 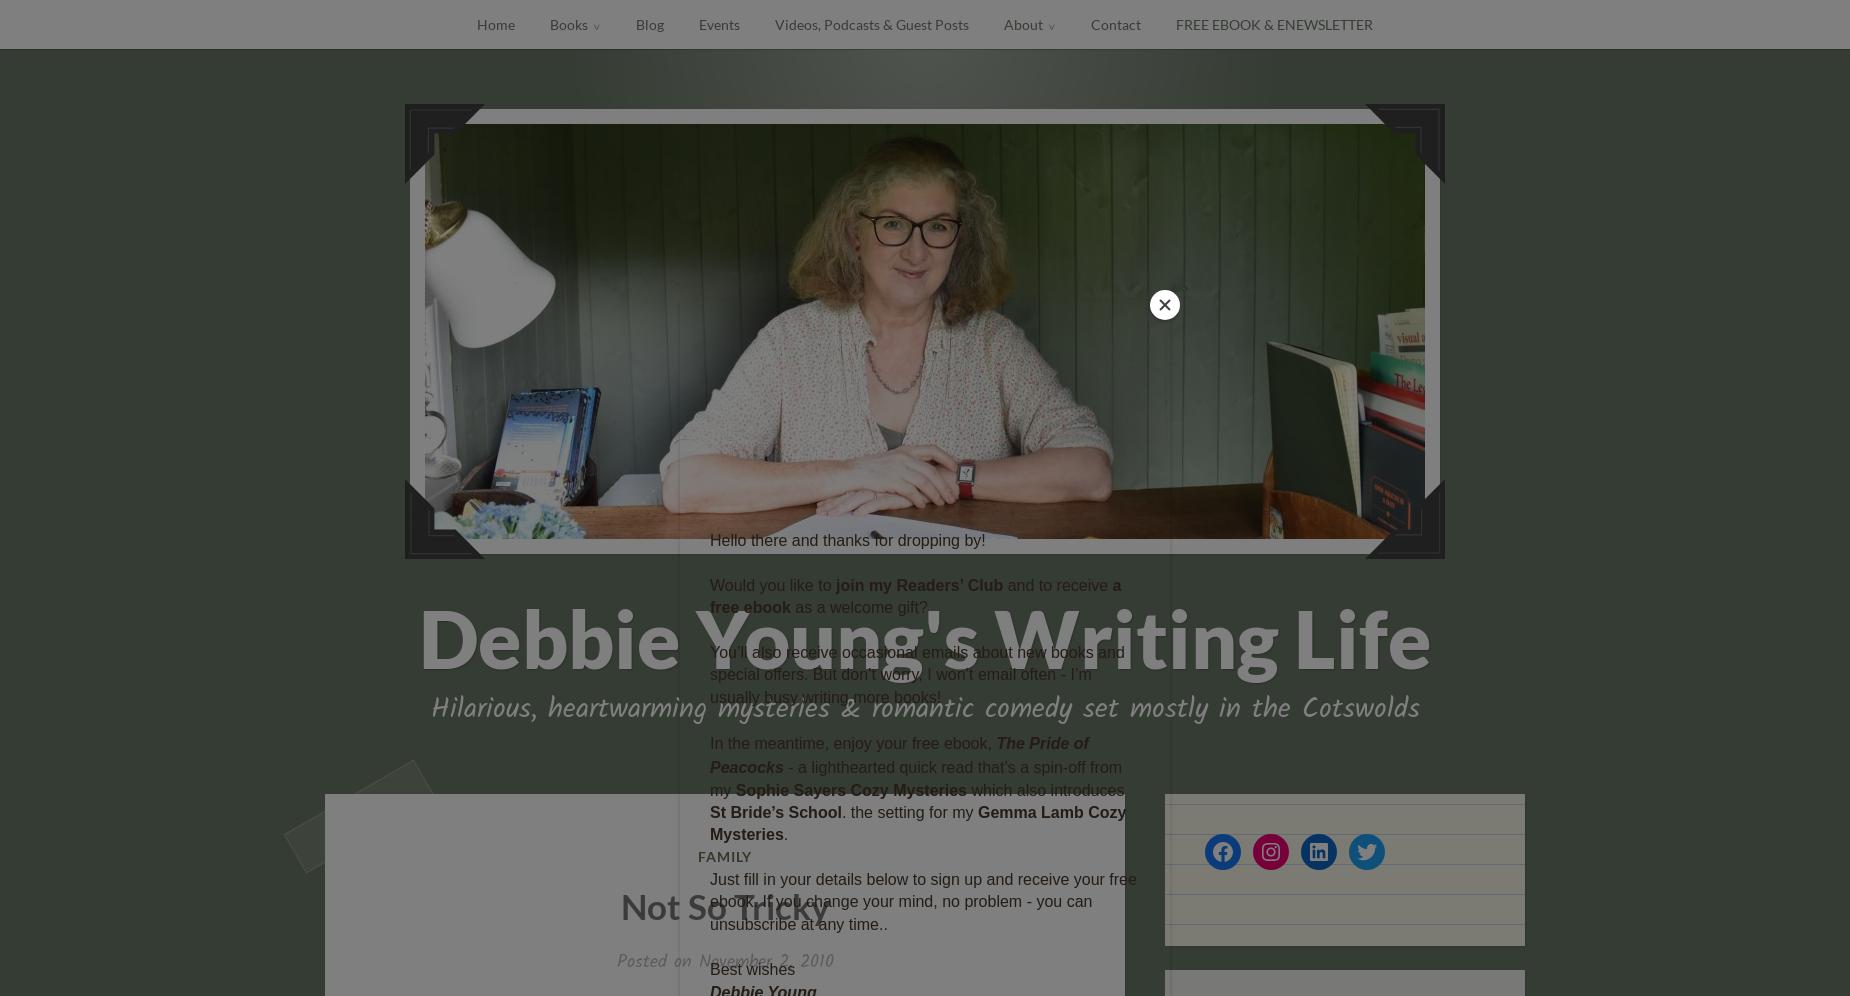 I want to click on 'Debbie Young's Writing Life', so click(x=924, y=637).